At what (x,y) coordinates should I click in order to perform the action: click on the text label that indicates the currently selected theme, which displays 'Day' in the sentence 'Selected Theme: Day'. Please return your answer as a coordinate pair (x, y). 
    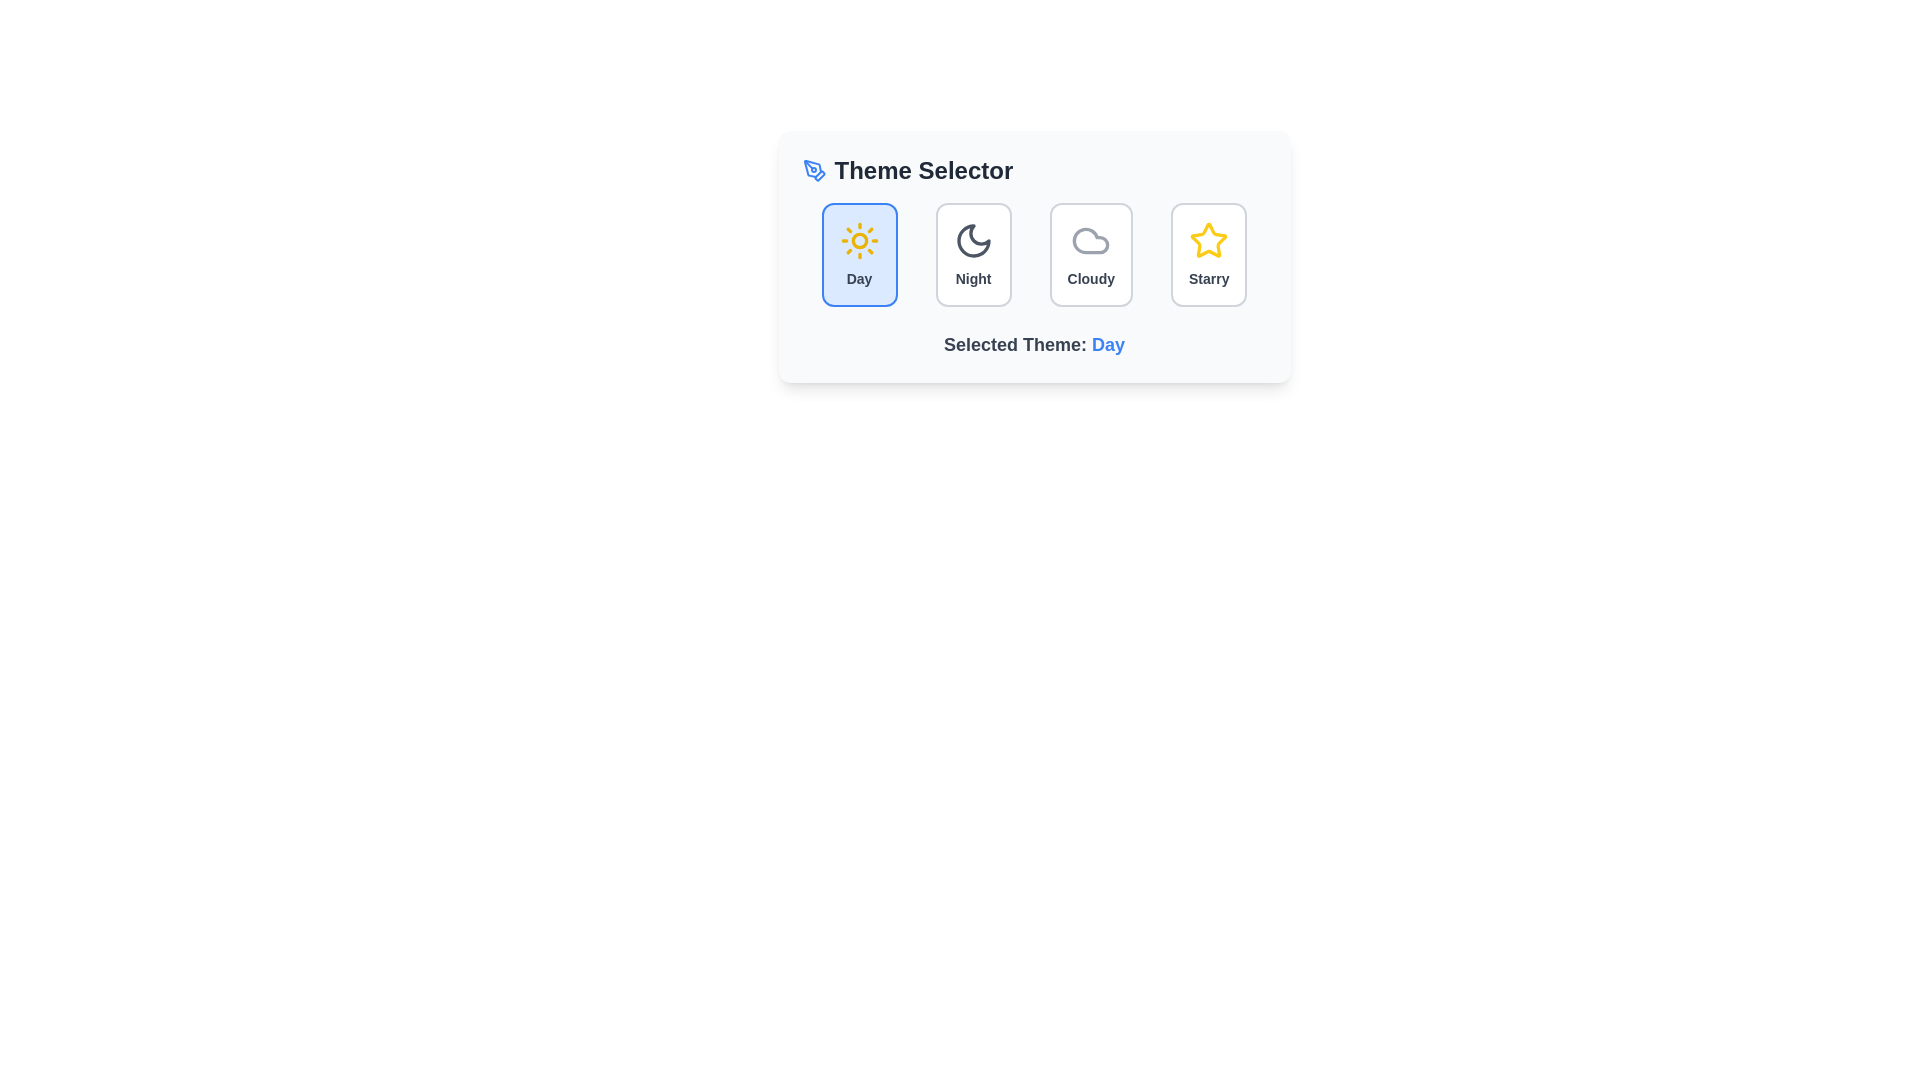
    Looking at the image, I should click on (1107, 343).